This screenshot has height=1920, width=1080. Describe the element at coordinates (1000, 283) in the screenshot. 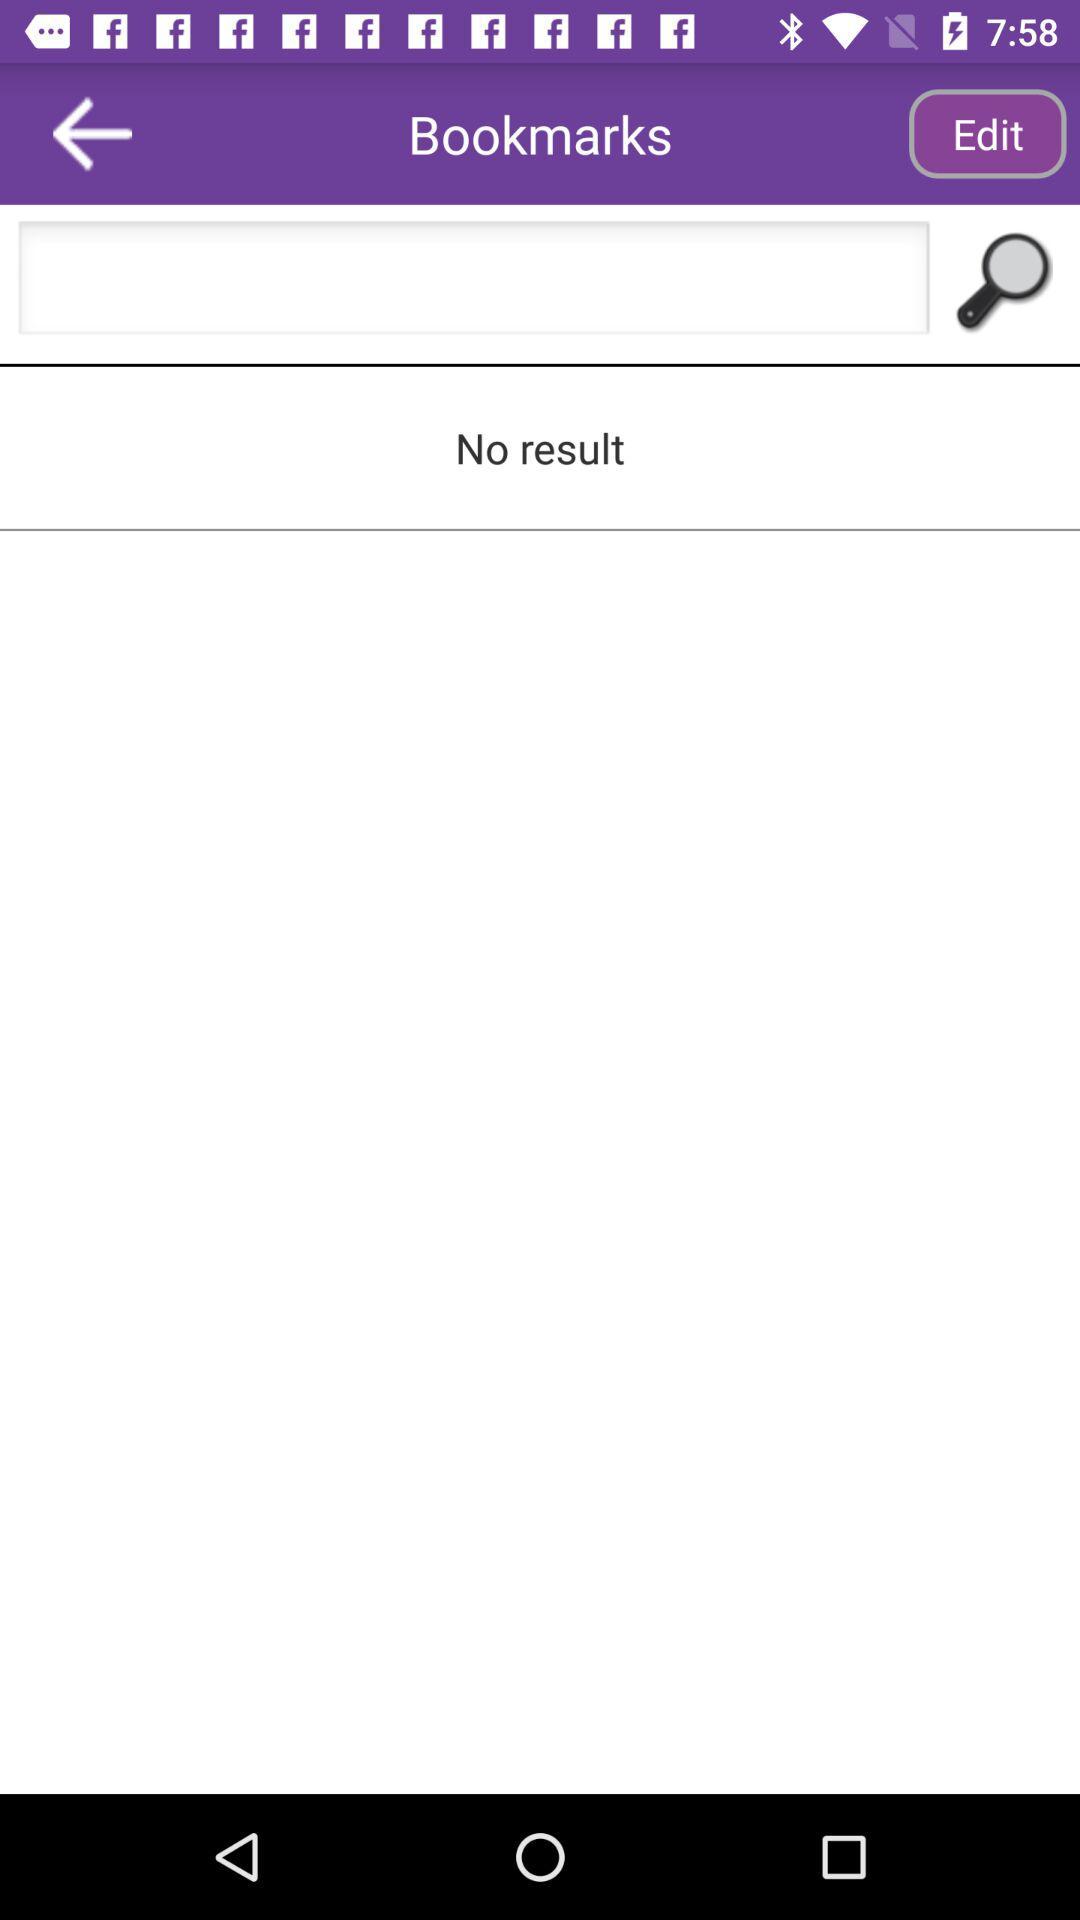

I see `the search icon` at that location.